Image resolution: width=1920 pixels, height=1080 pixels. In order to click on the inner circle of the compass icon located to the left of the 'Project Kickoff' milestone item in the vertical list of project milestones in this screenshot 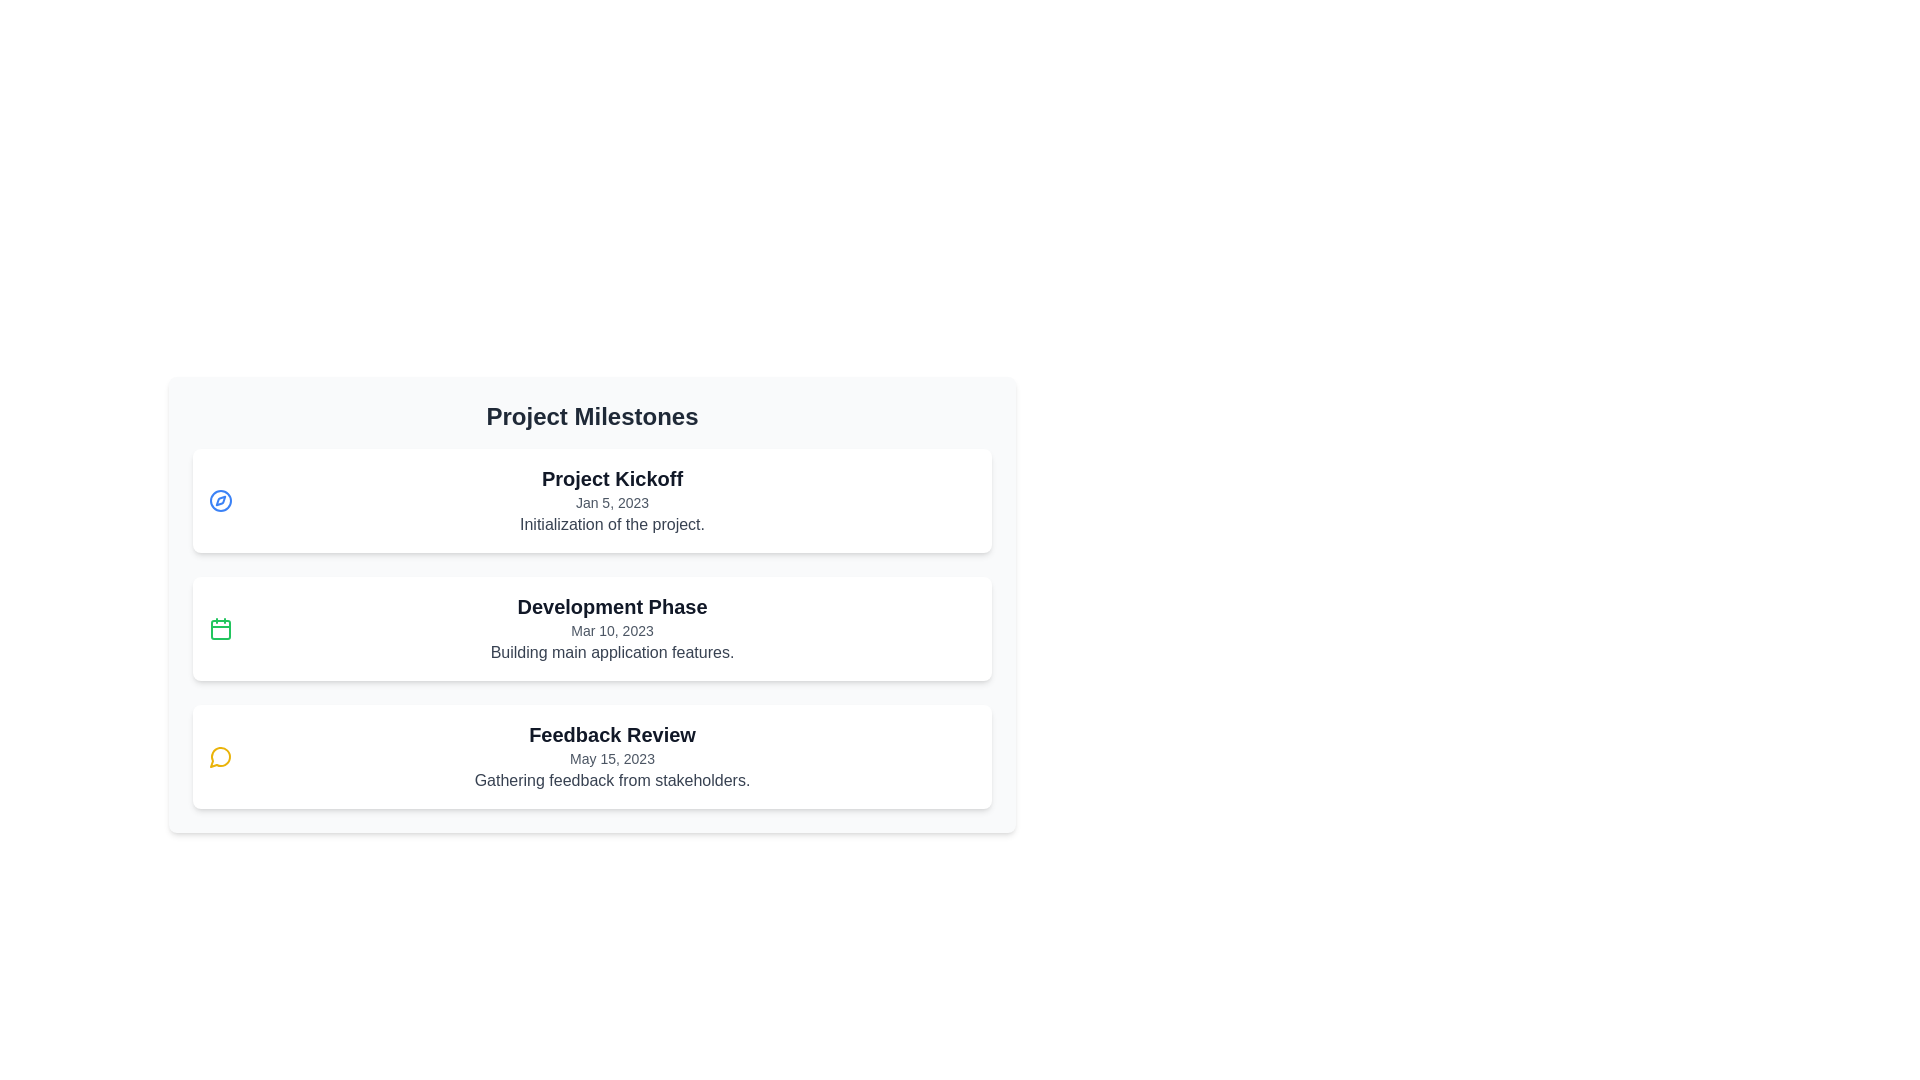, I will do `click(220, 500)`.